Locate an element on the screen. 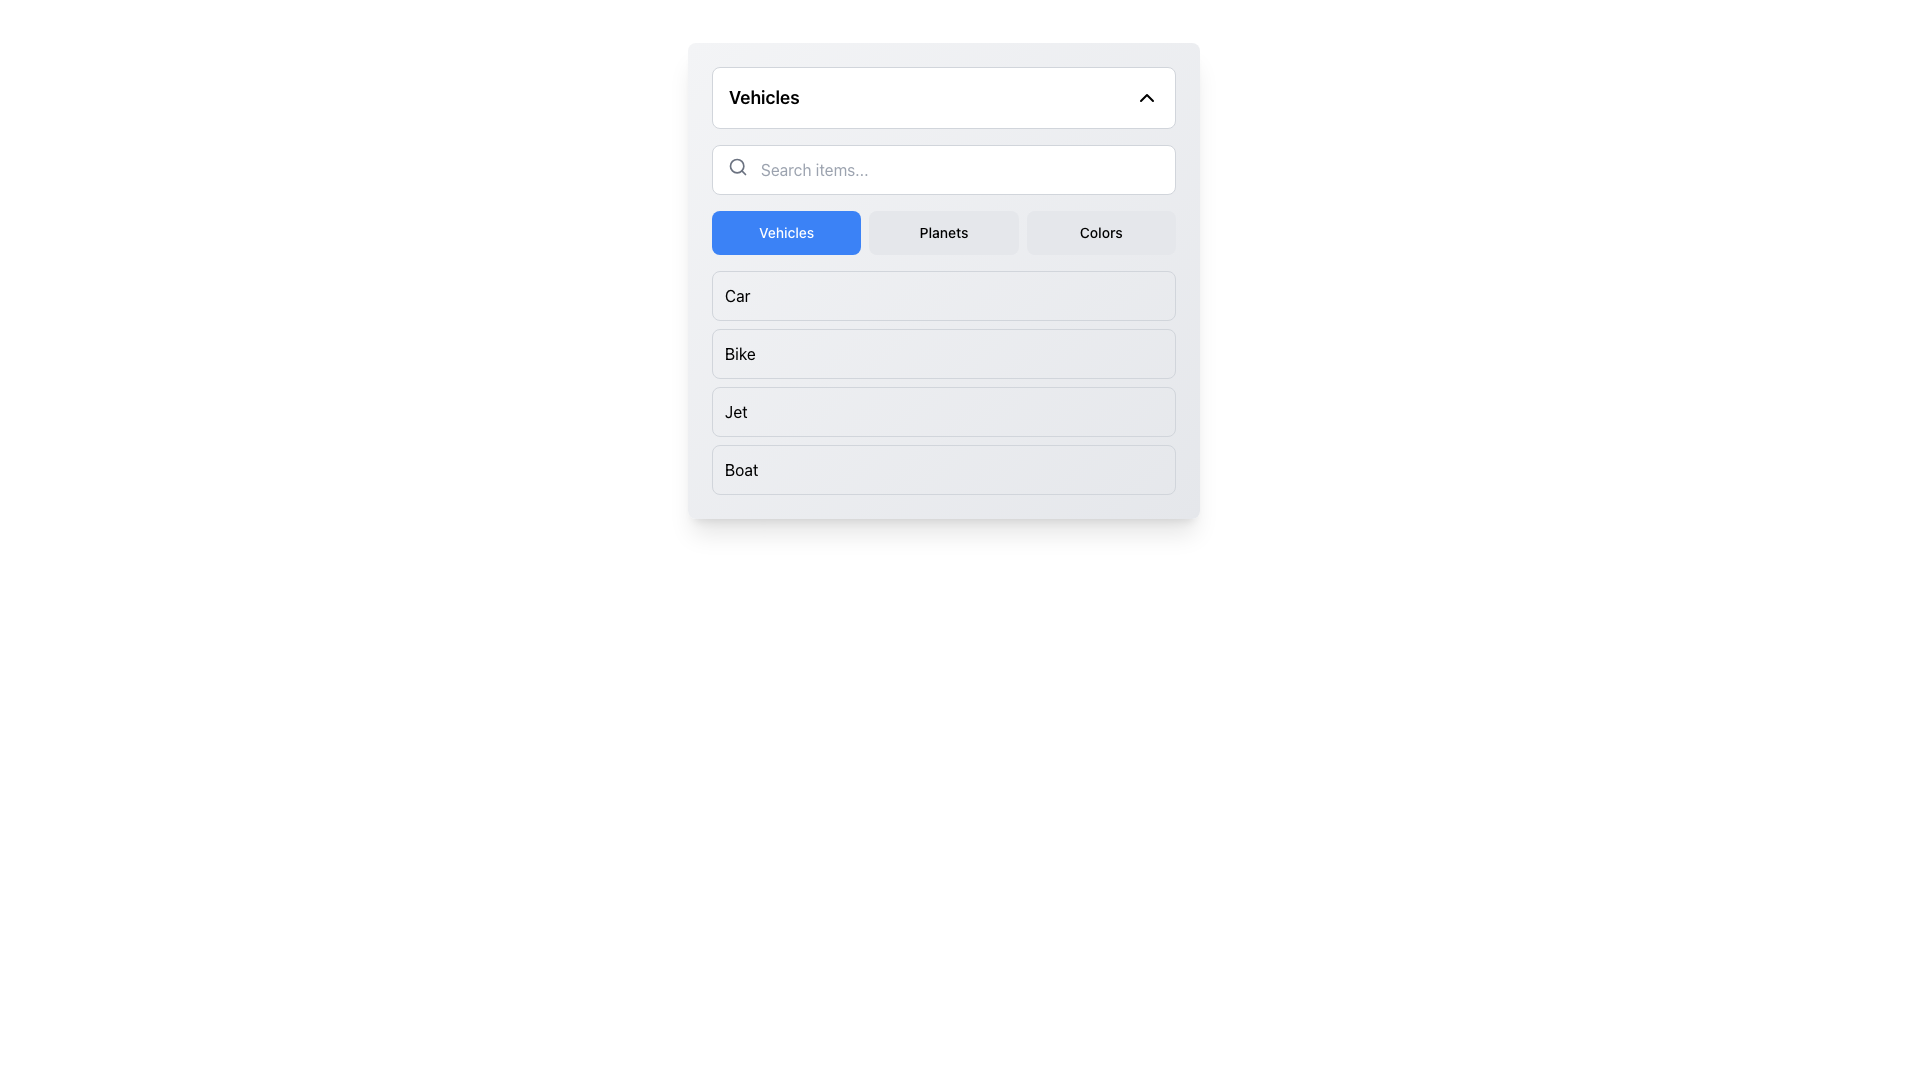 This screenshot has width=1920, height=1080. the text label representing the selectable option labeled 'Jet' in the dropdown menu under the 'Vehicles' category is located at coordinates (735, 411).